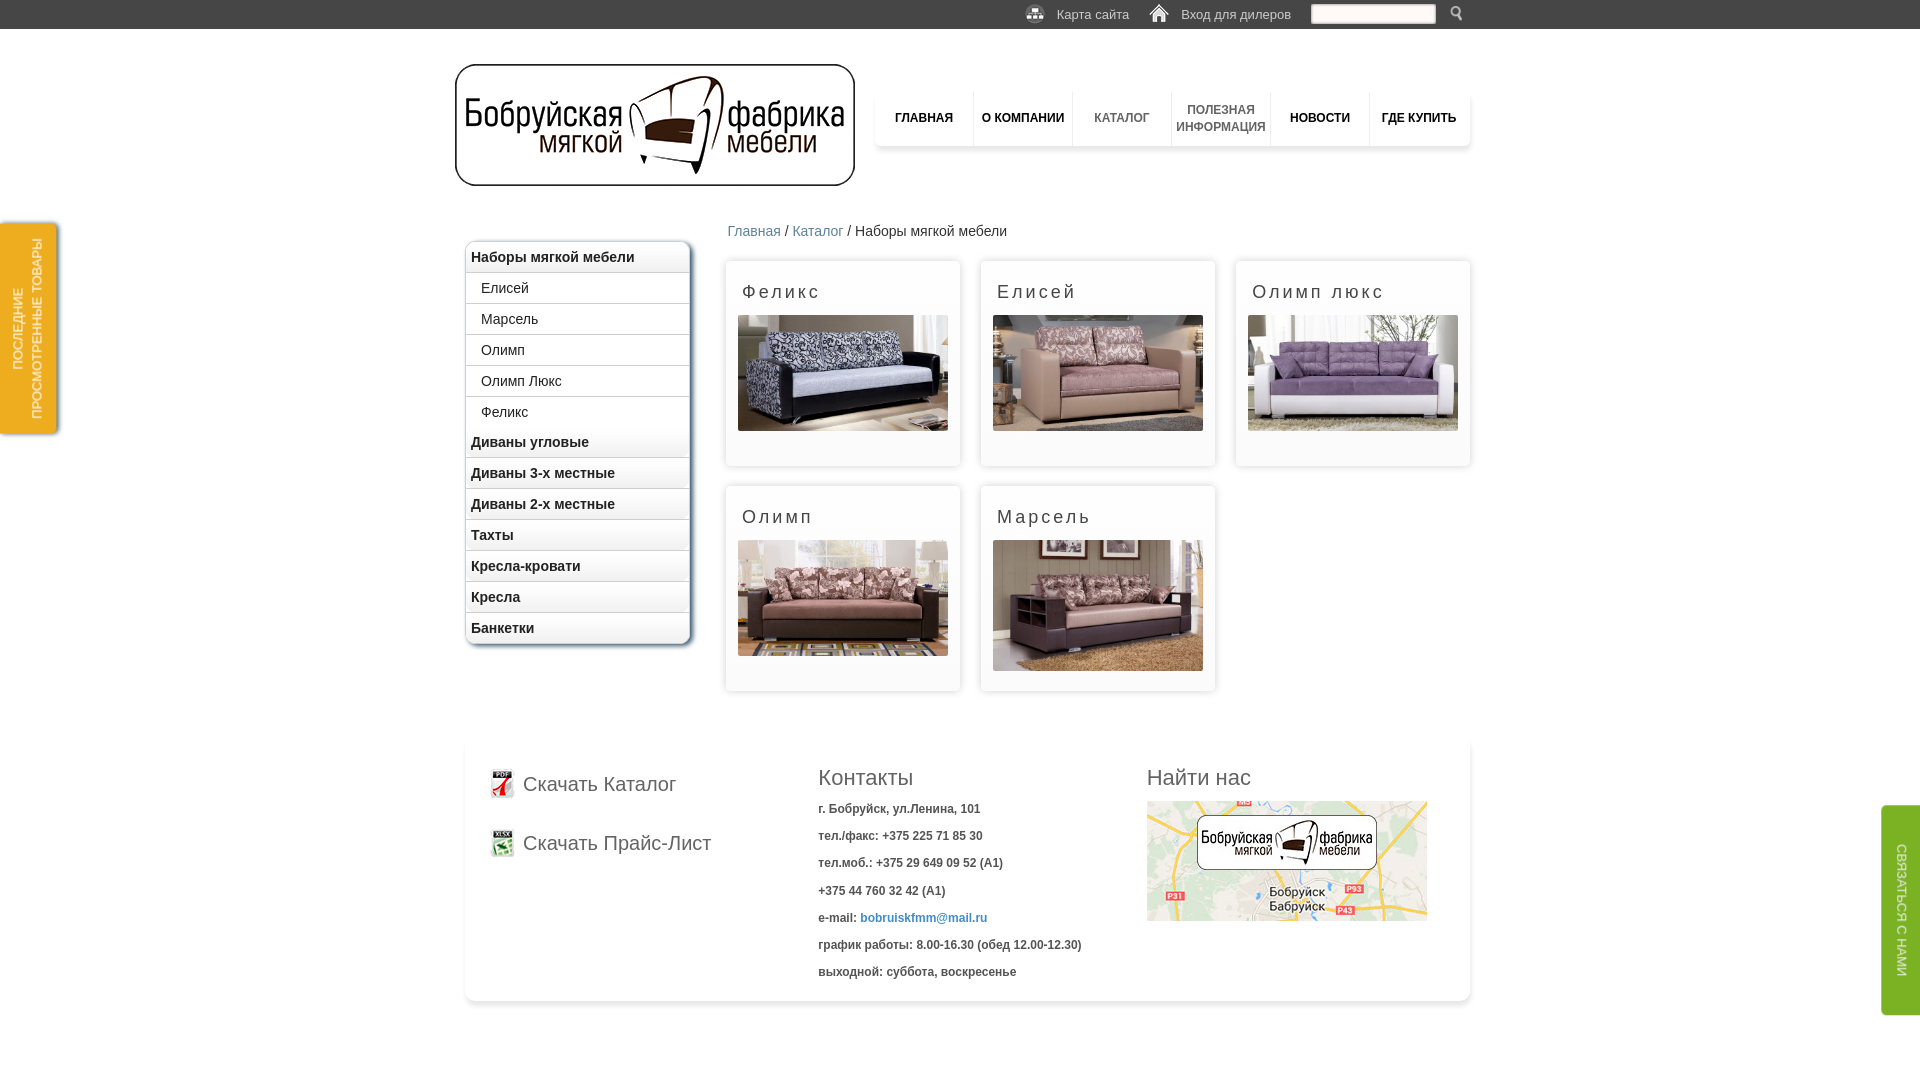 The height and width of the screenshot is (1080, 1920). Describe the element at coordinates (922, 918) in the screenshot. I see `'bobruiskfmm@mail.ru'` at that location.